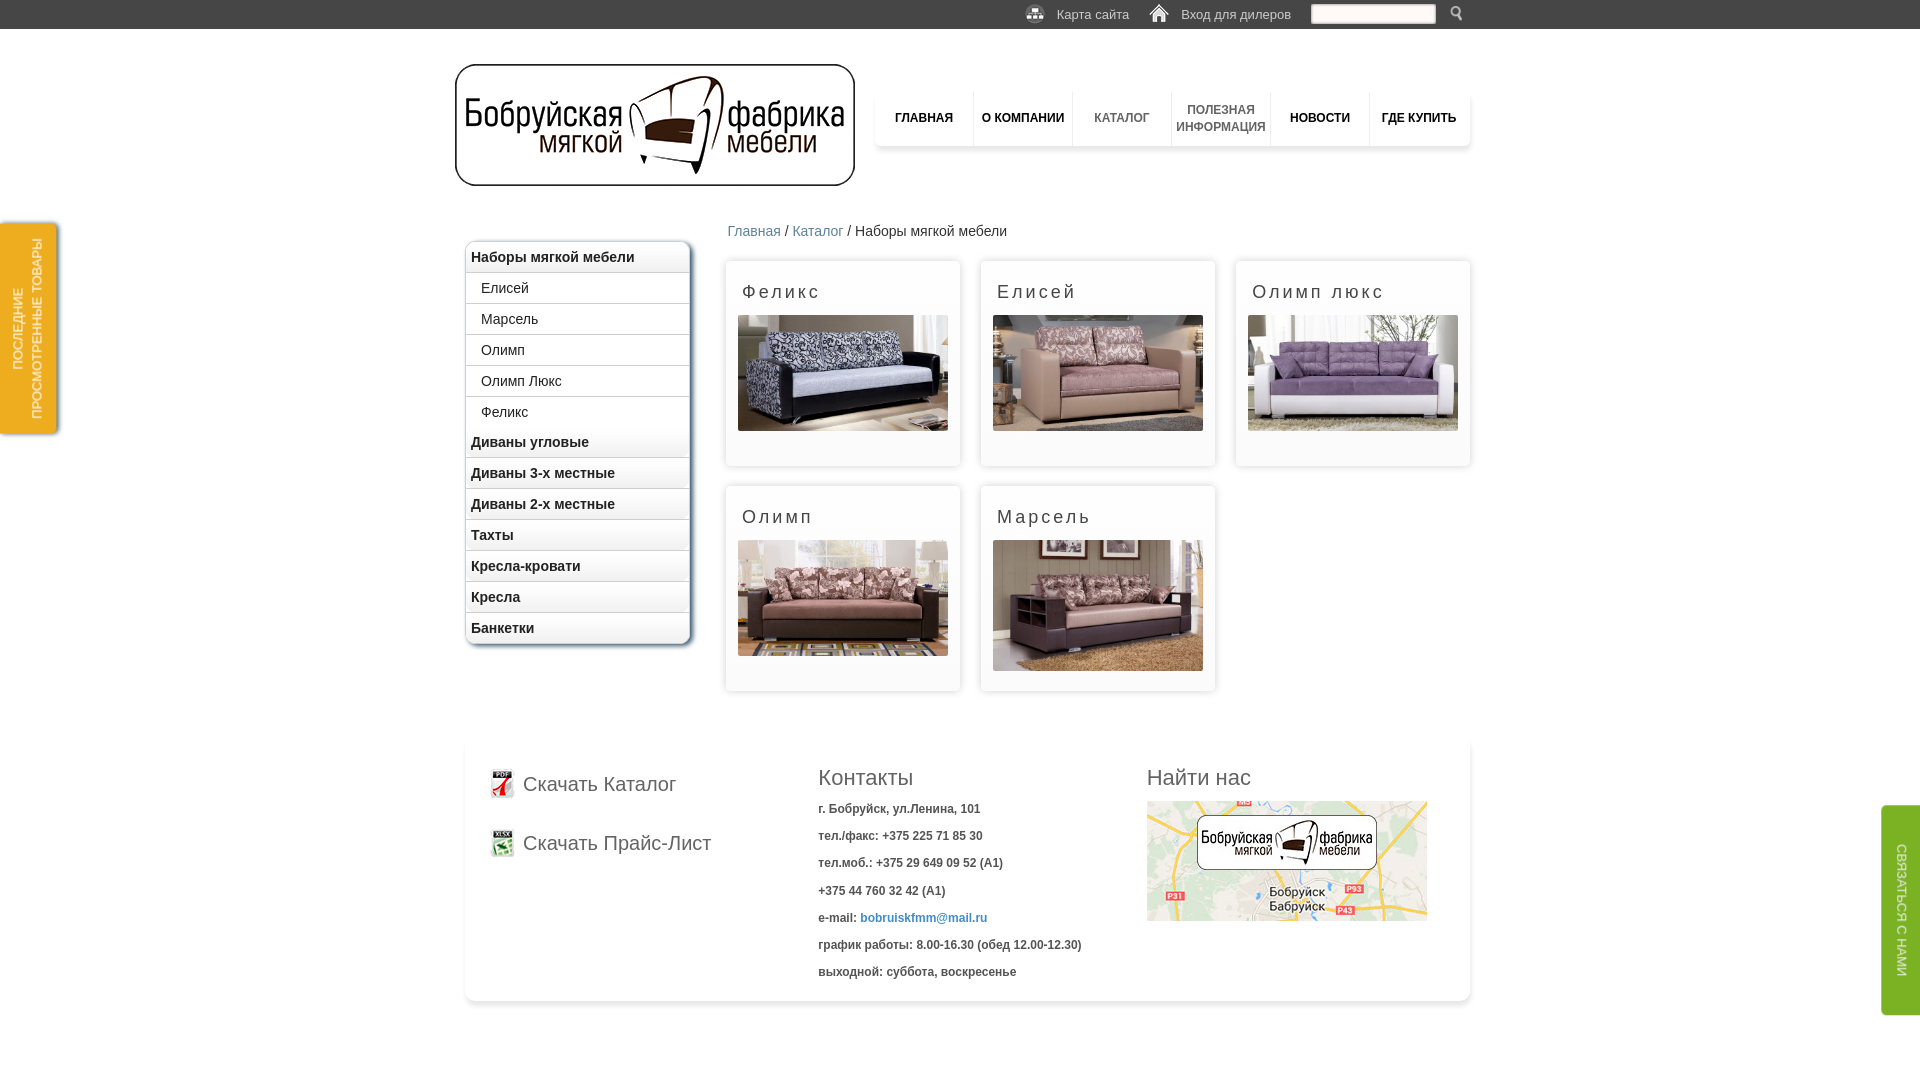 The height and width of the screenshot is (1080, 1920). Describe the element at coordinates (922, 918) in the screenshot. I see `'bobruiskfmm@mail.ru'` at that location.